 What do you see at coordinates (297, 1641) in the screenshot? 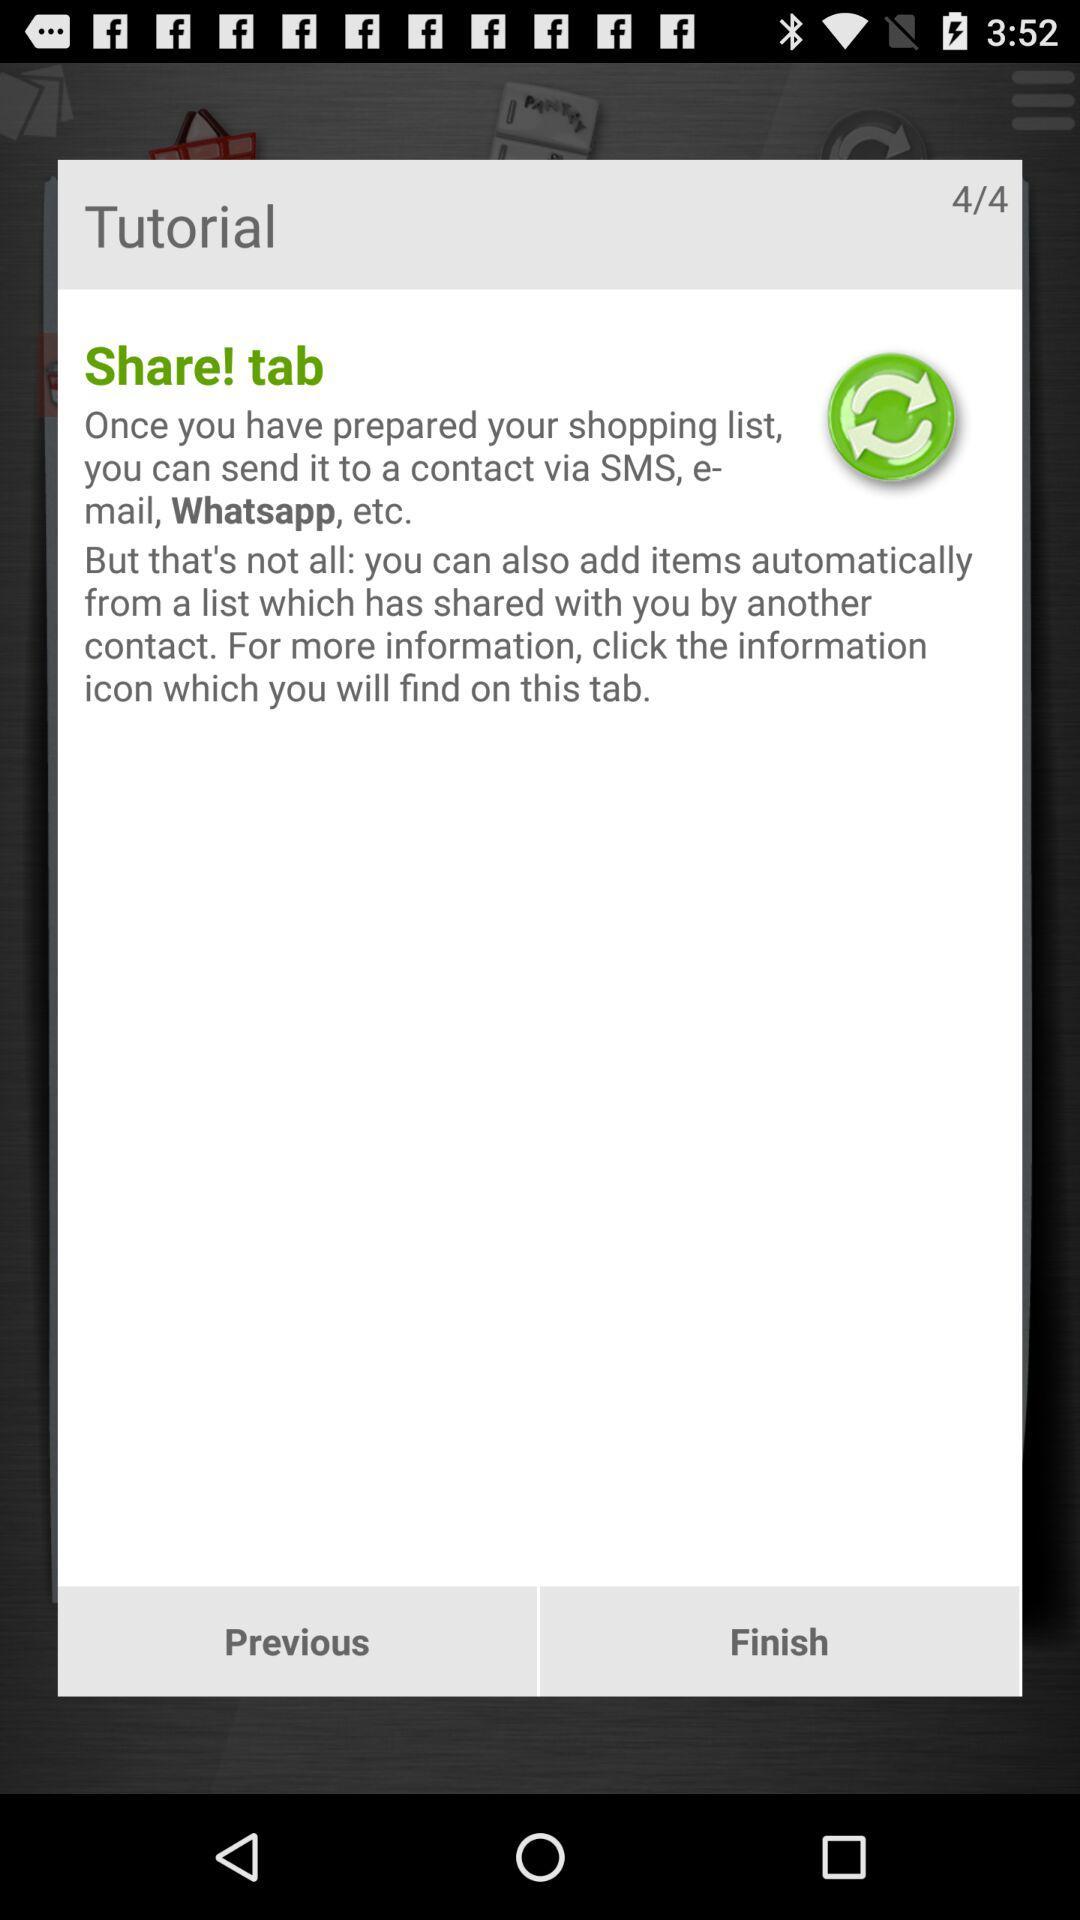
I see `previous item` at bounding box center [297, 1641].